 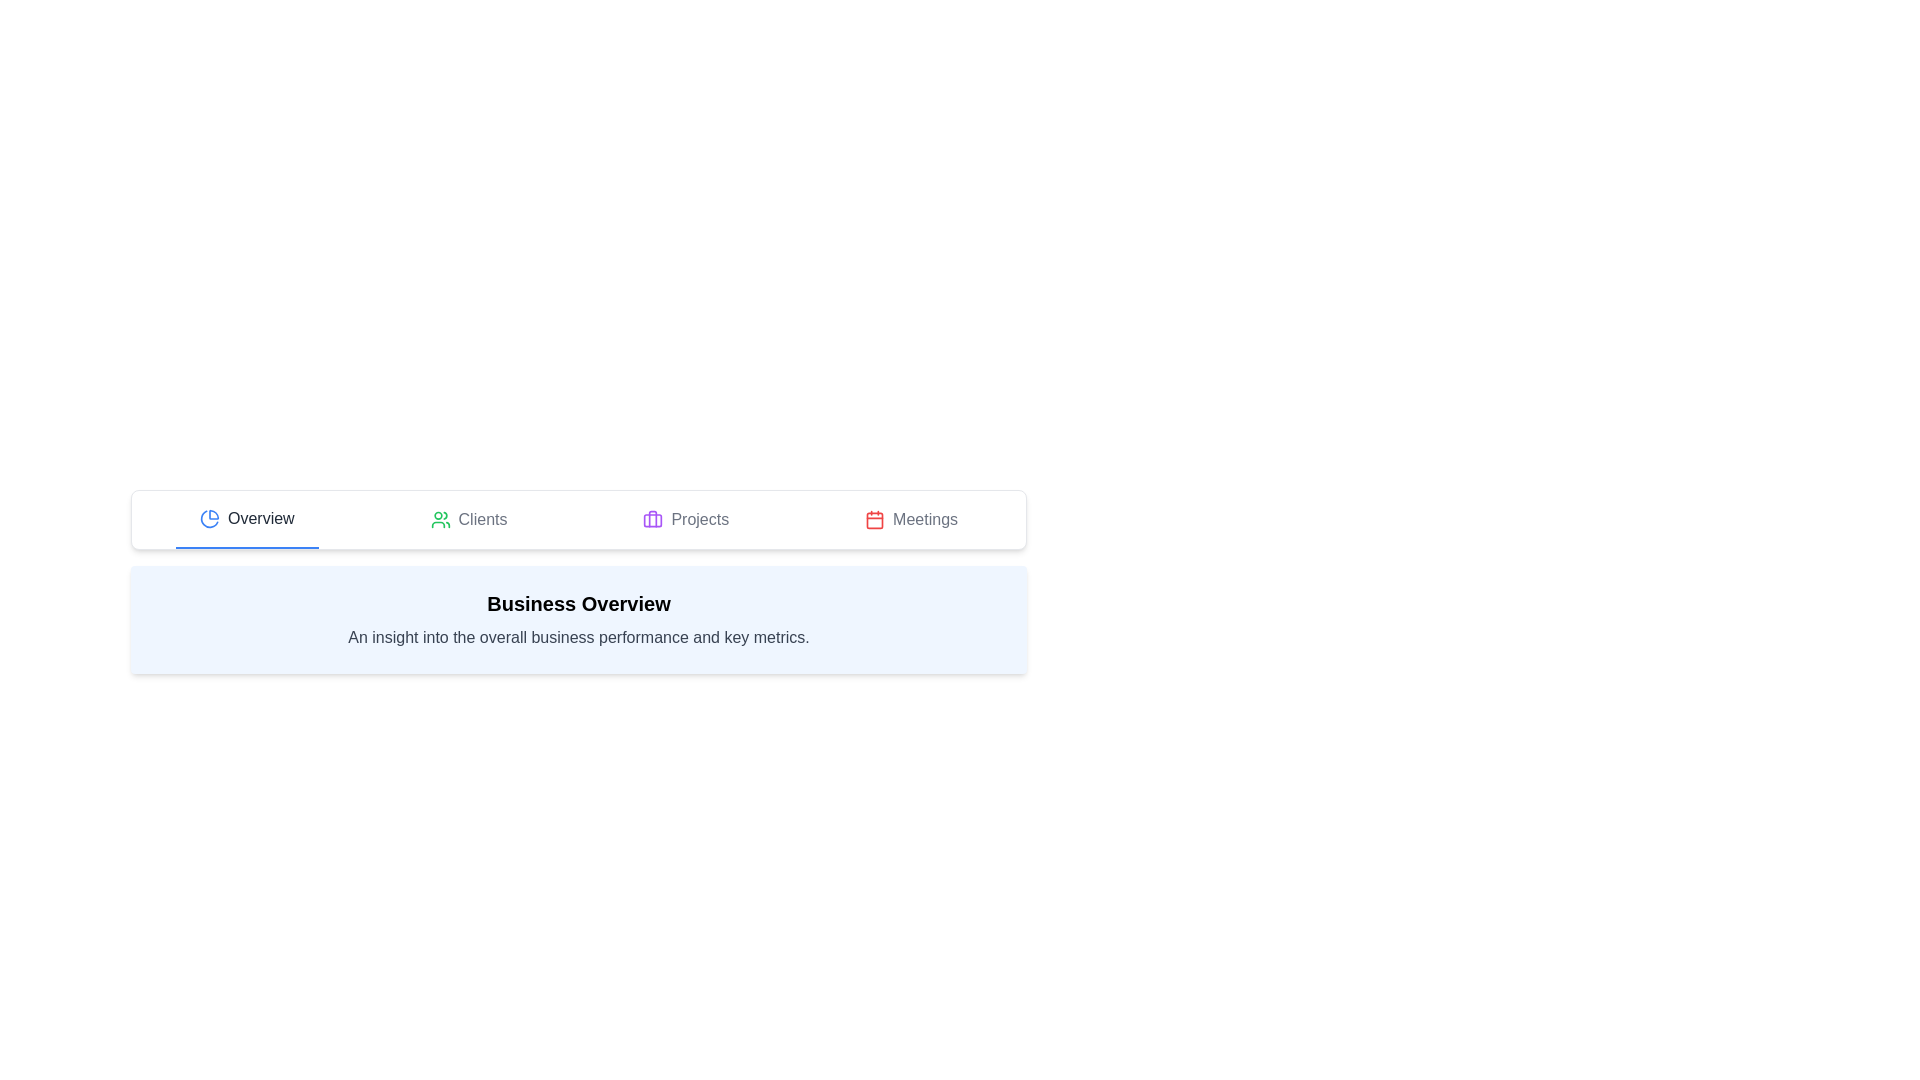 What do you see at coordinates (578, 619) in the screenshot?
I see `the informational text box with a light blue background titled 'Business Overview', which contains key business performance metrics, located beneath the tabbed navigation area` at bounding box center [578, 619].